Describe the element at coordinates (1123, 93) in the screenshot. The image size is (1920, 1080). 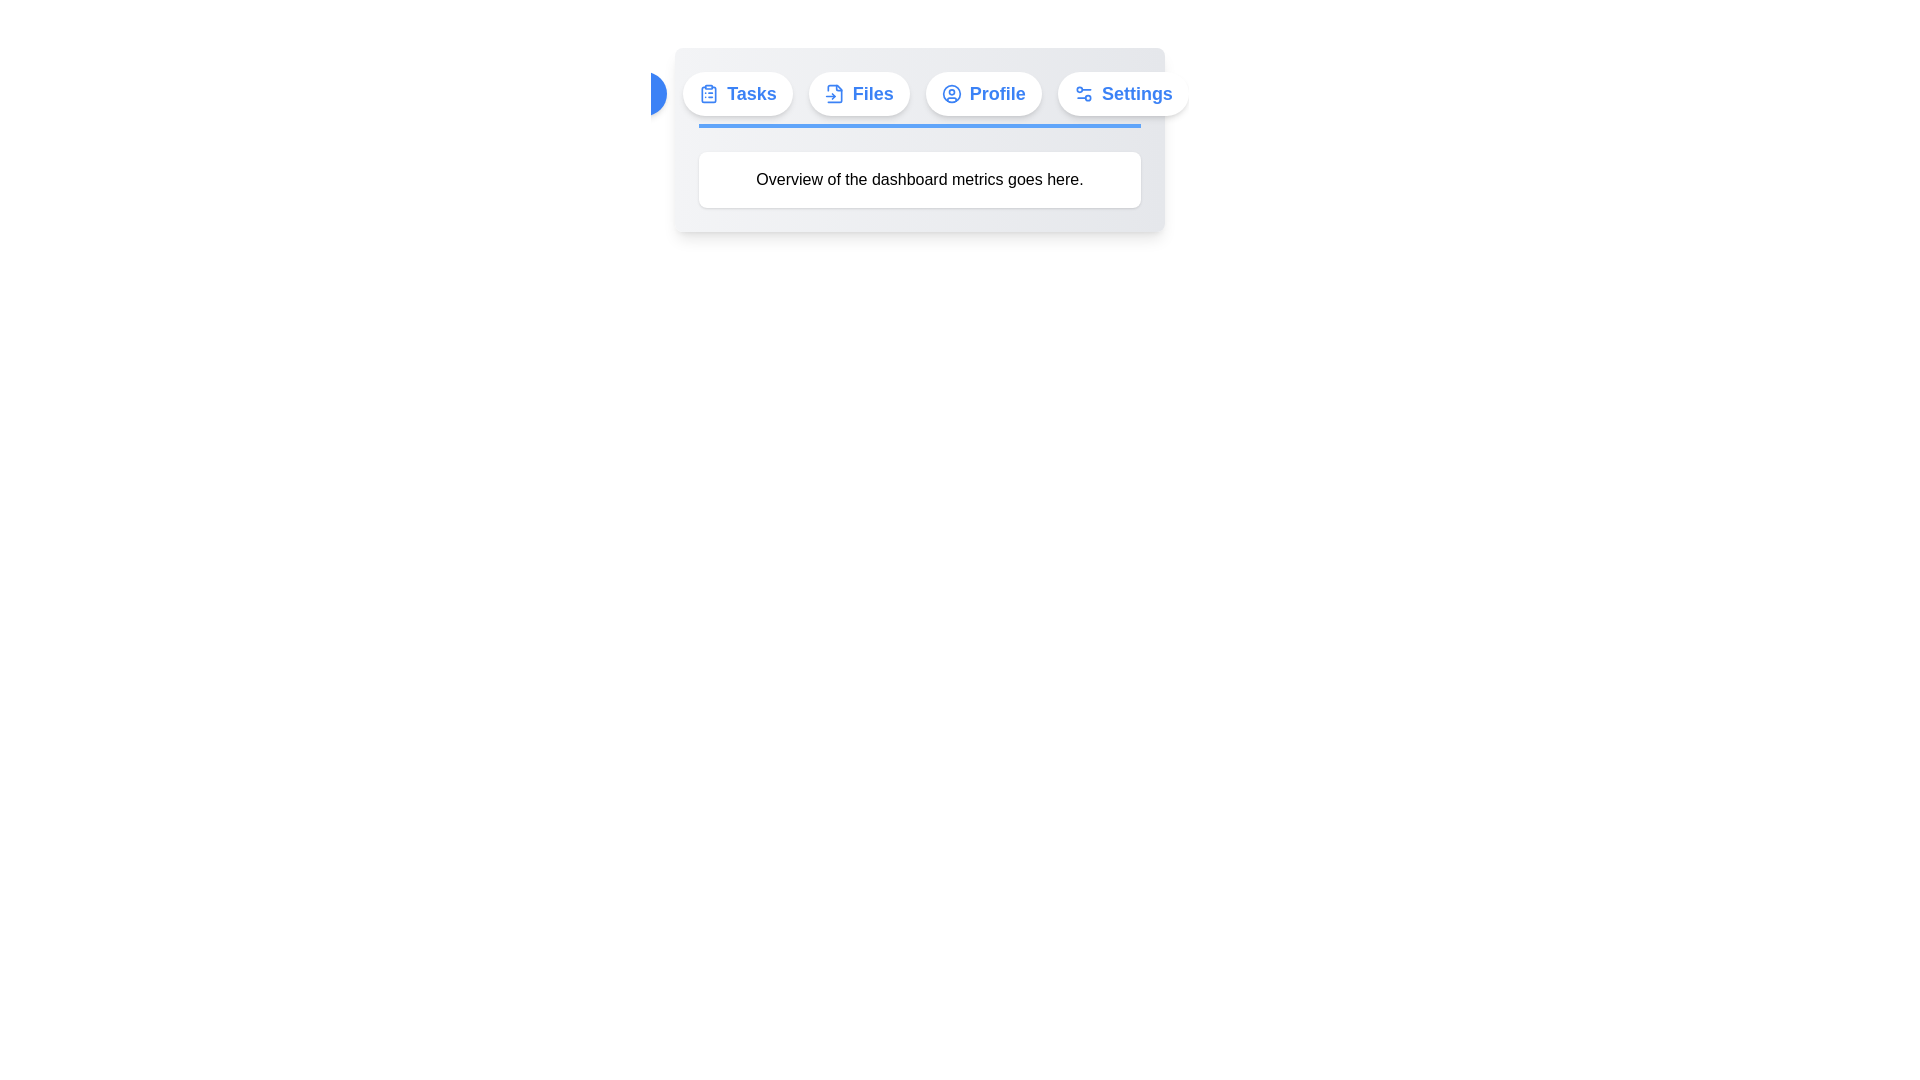
I see `the 'Settings' button located at the far right of the horizontal navigation bar` at that location.